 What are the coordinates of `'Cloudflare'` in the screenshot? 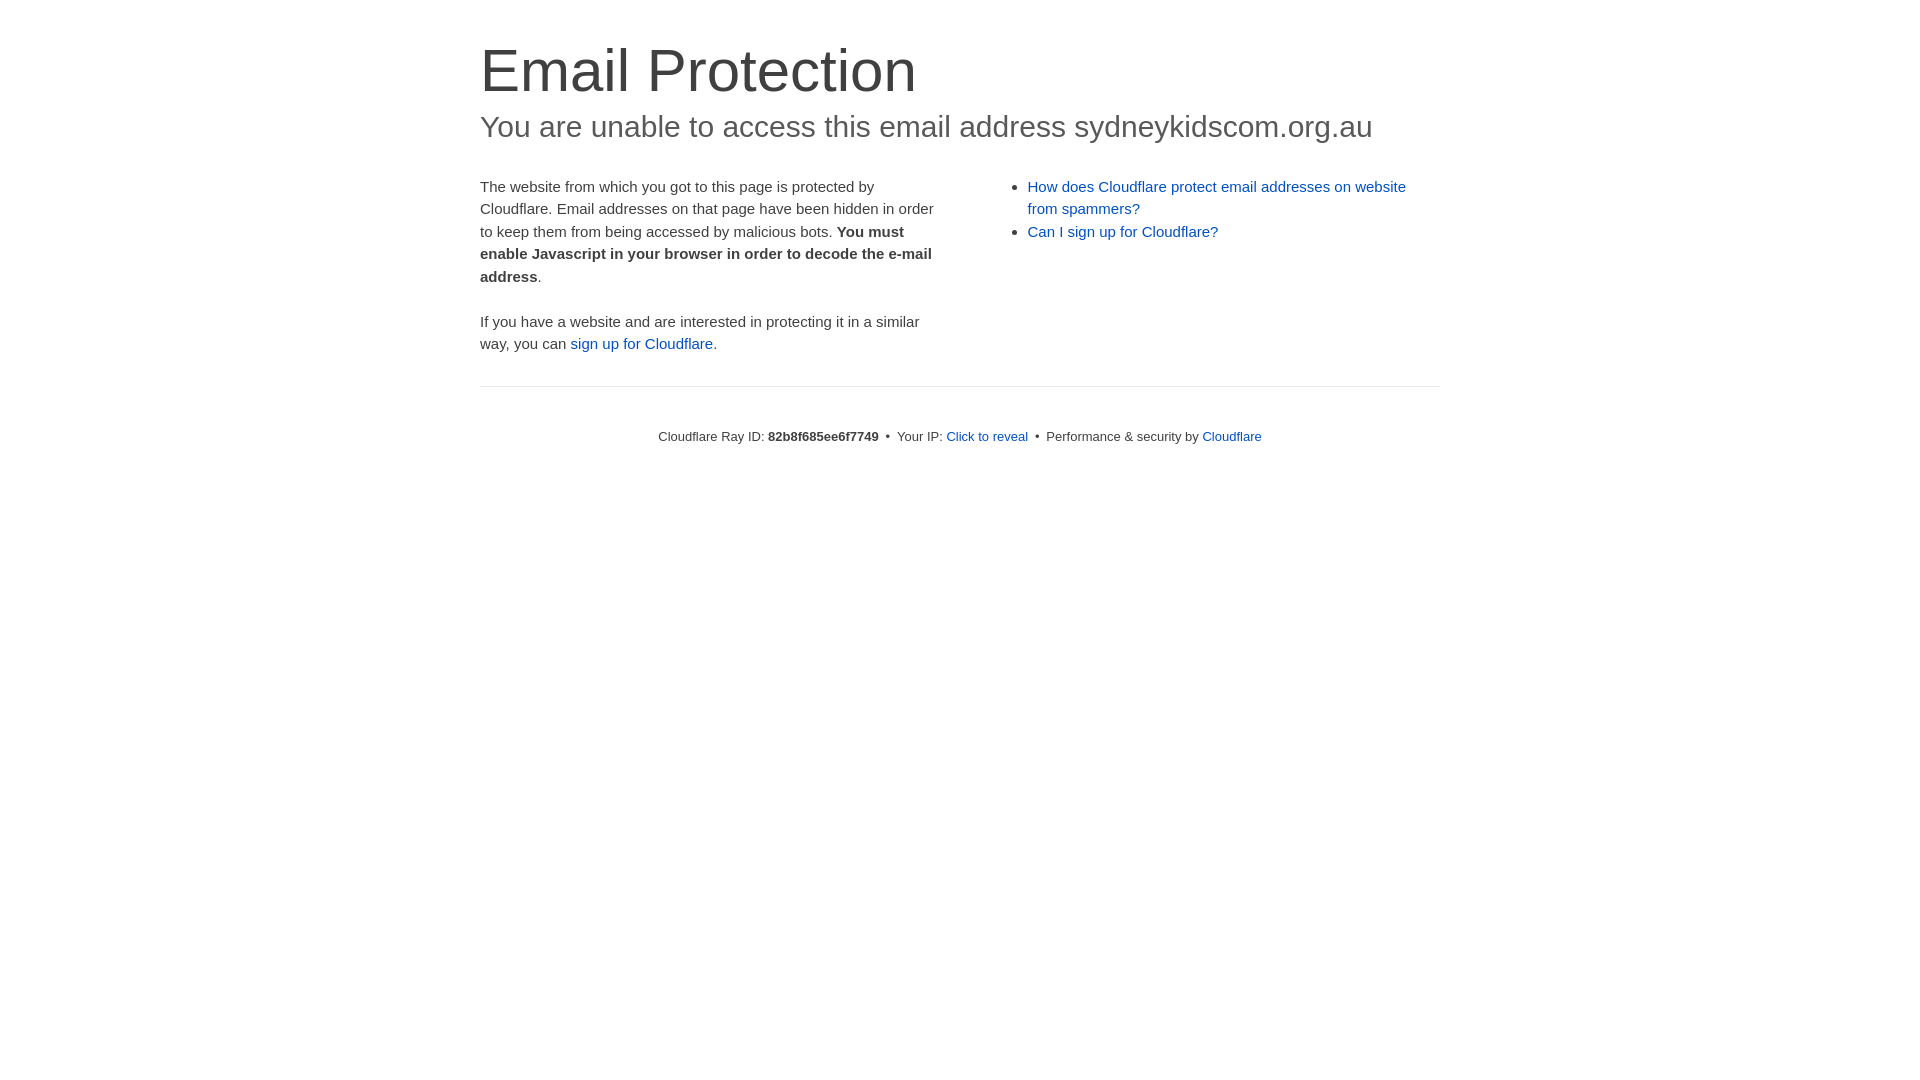 It's located at (1230, 435).